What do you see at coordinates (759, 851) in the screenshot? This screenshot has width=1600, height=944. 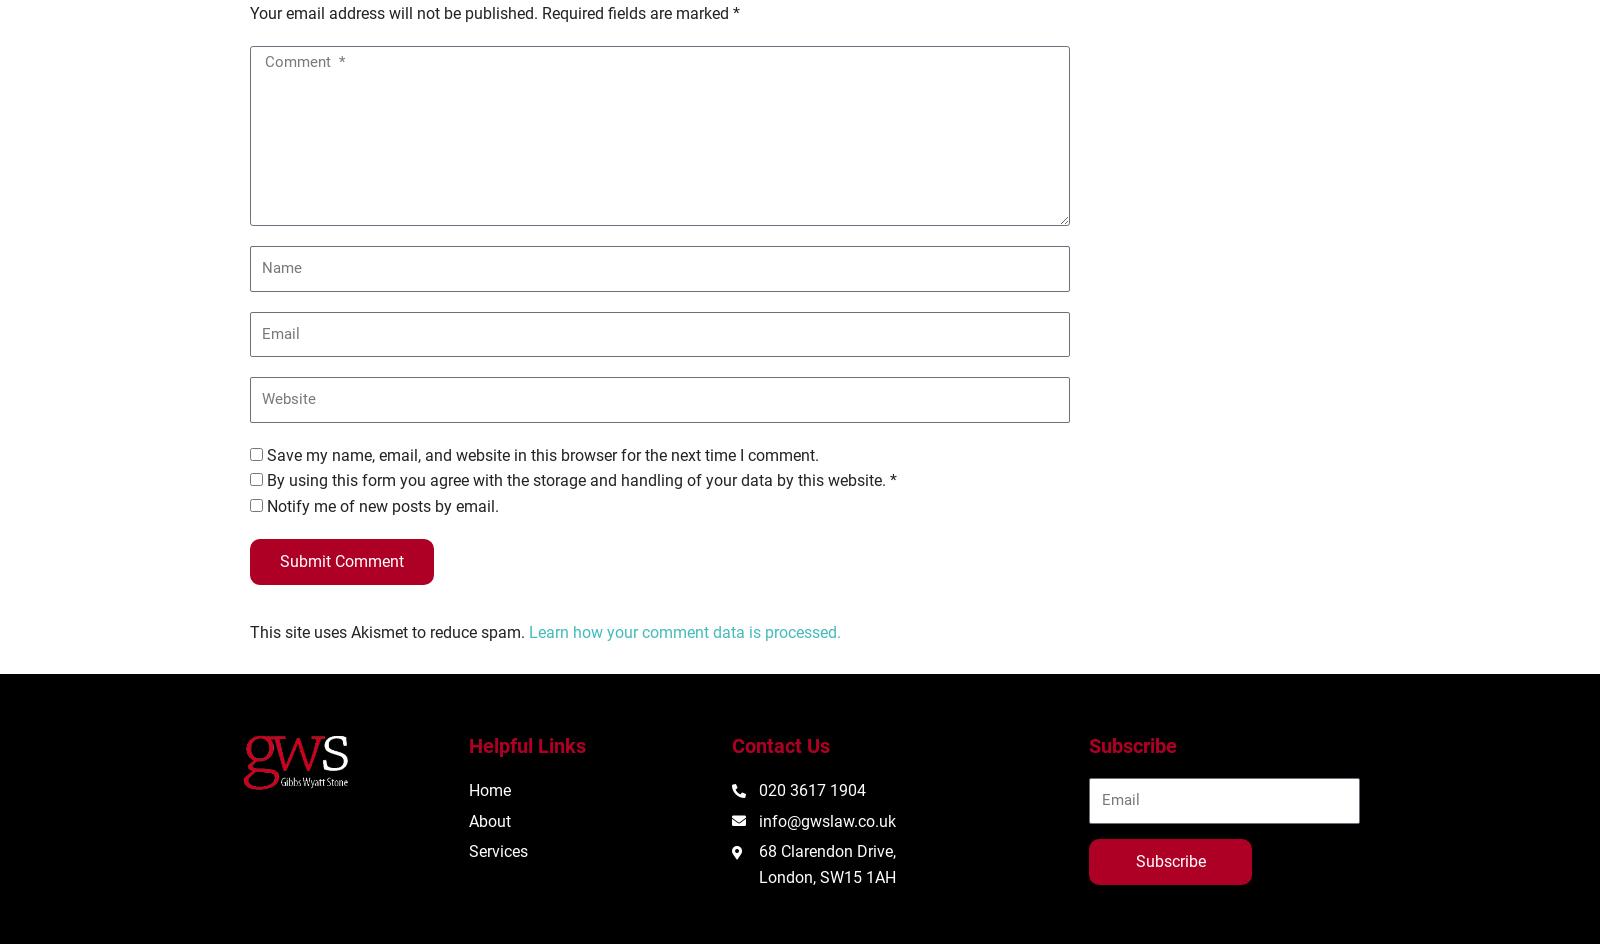 I see `'68 Clarendon Drive,'` at bounding box center [759, 851].